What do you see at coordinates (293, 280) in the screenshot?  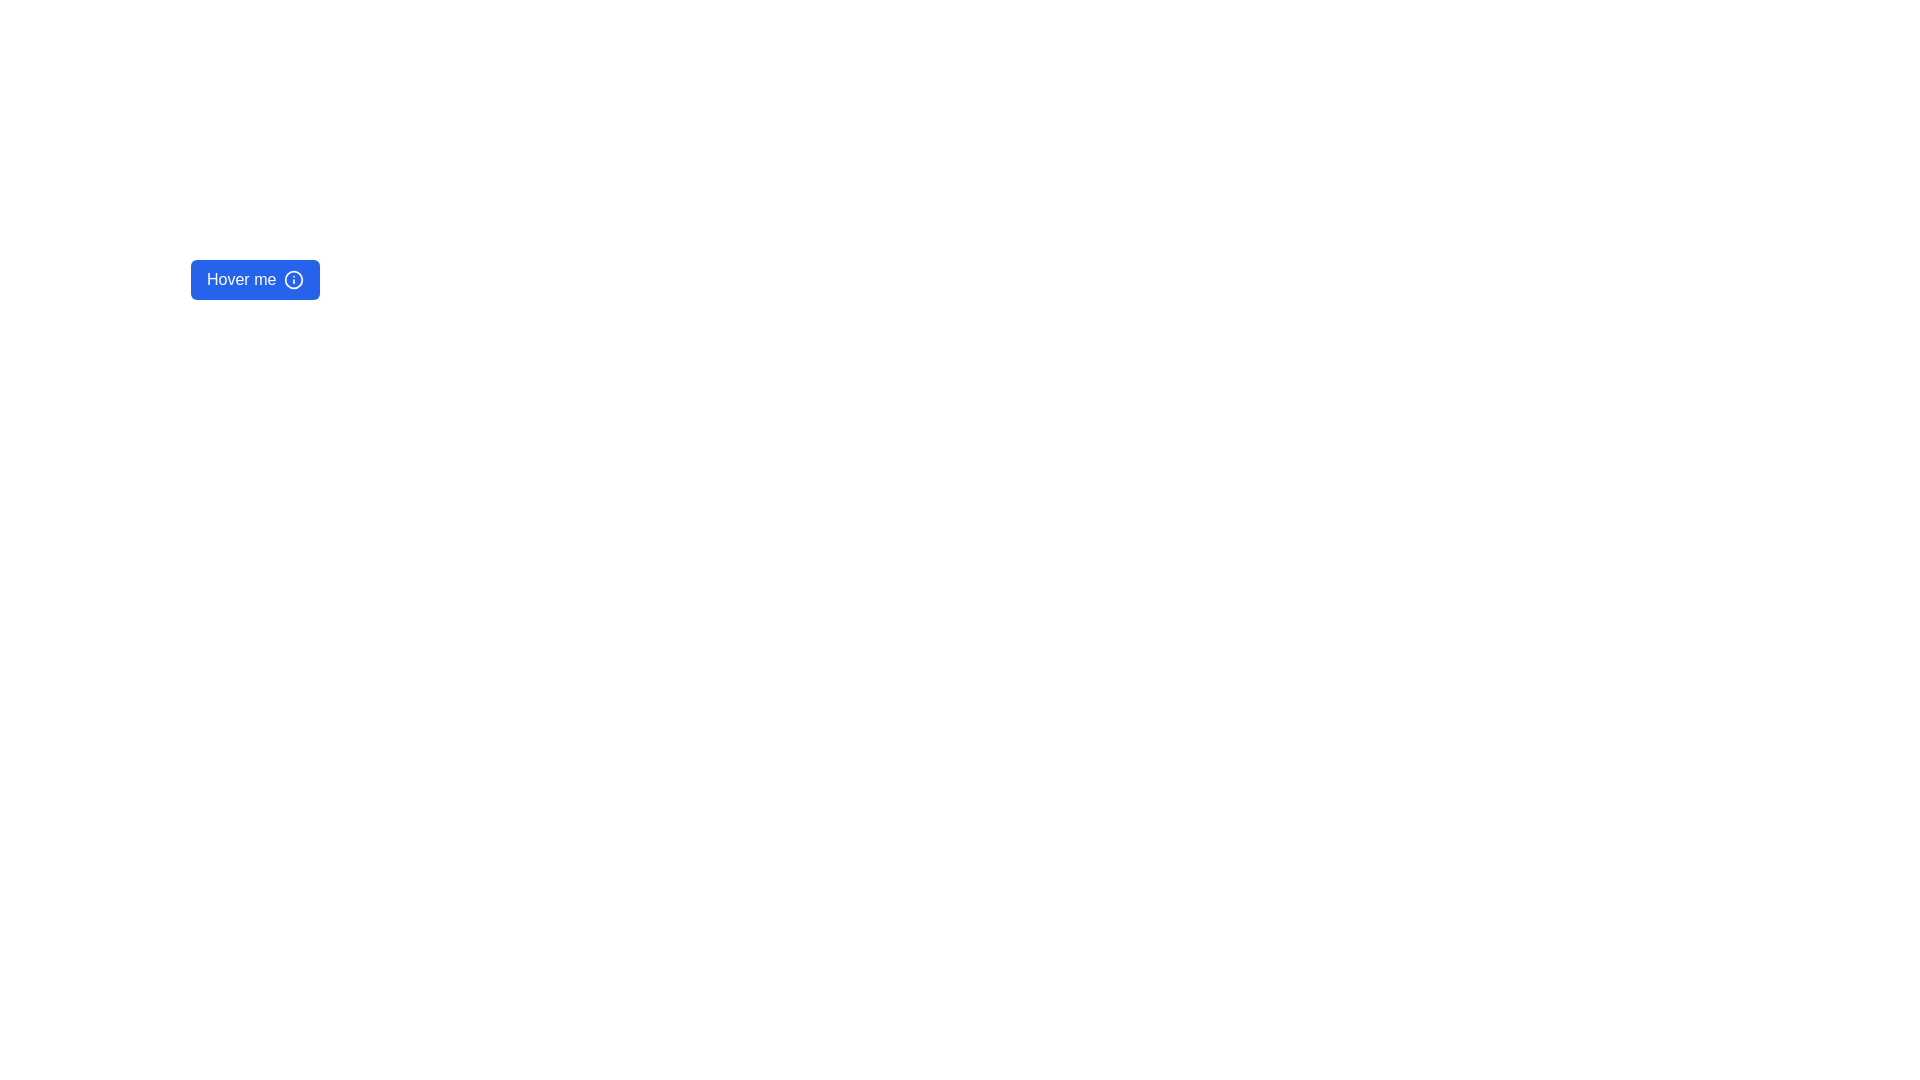 I see `the information icon located within the blue button to the right of the text 'Hover me'` at bounding box center [293, 280].